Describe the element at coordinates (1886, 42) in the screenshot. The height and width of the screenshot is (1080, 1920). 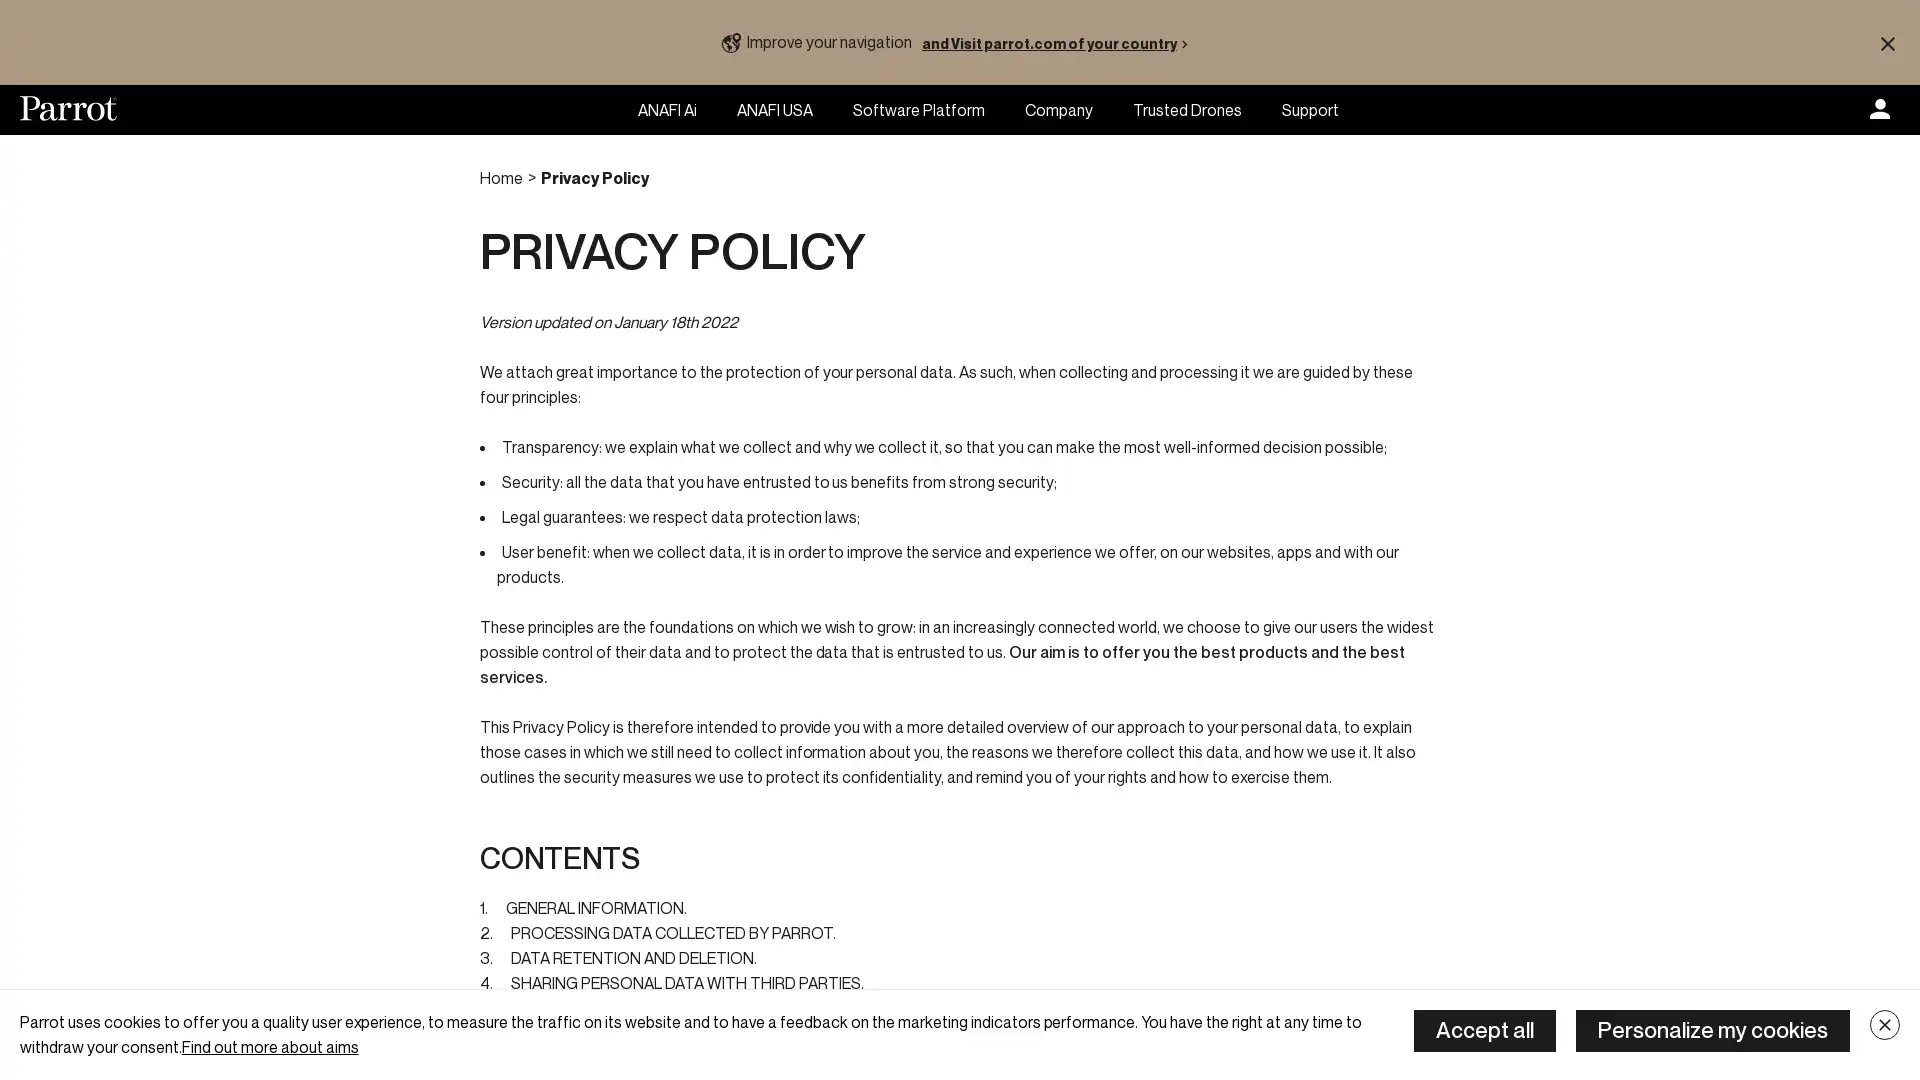
I see `close not-good-shop-alert` at that location.